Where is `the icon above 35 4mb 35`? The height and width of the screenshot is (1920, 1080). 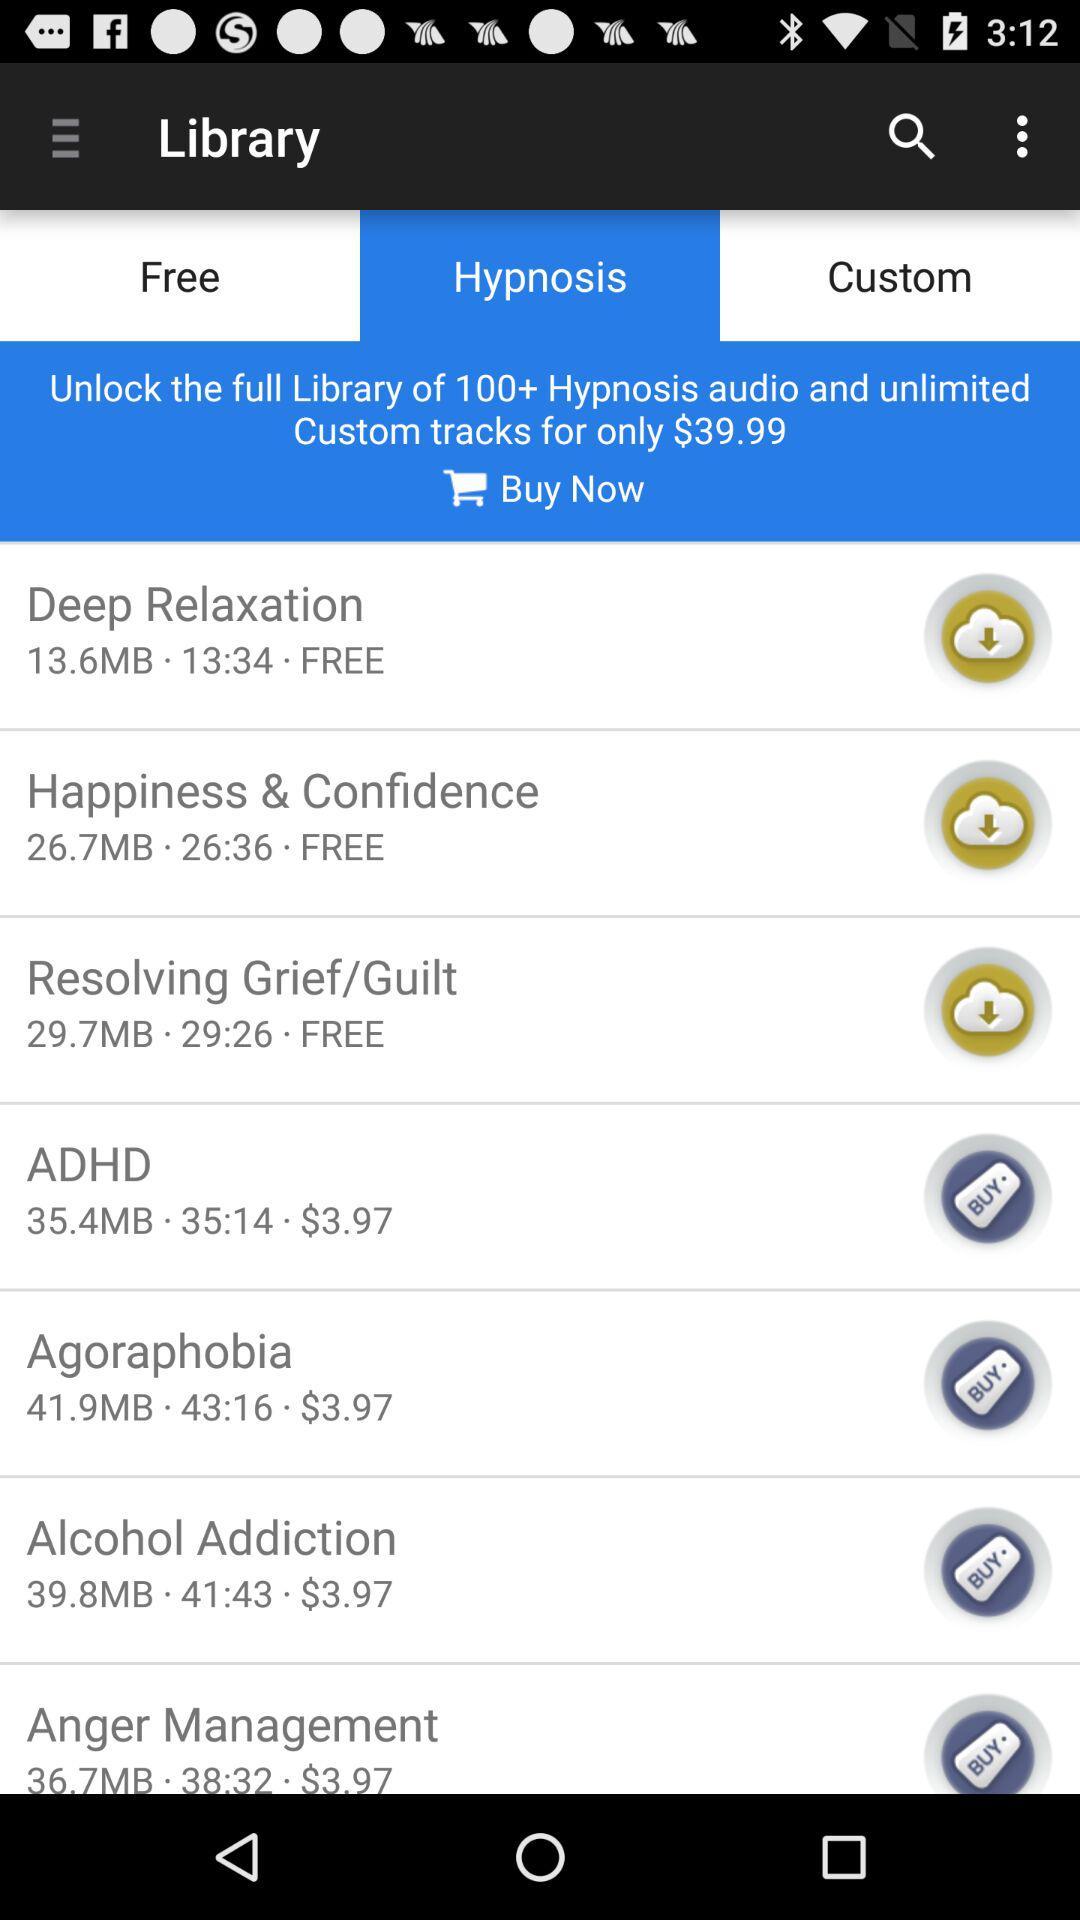 the icon above 35 4mb 35 is located at coordinates (461, 1162).